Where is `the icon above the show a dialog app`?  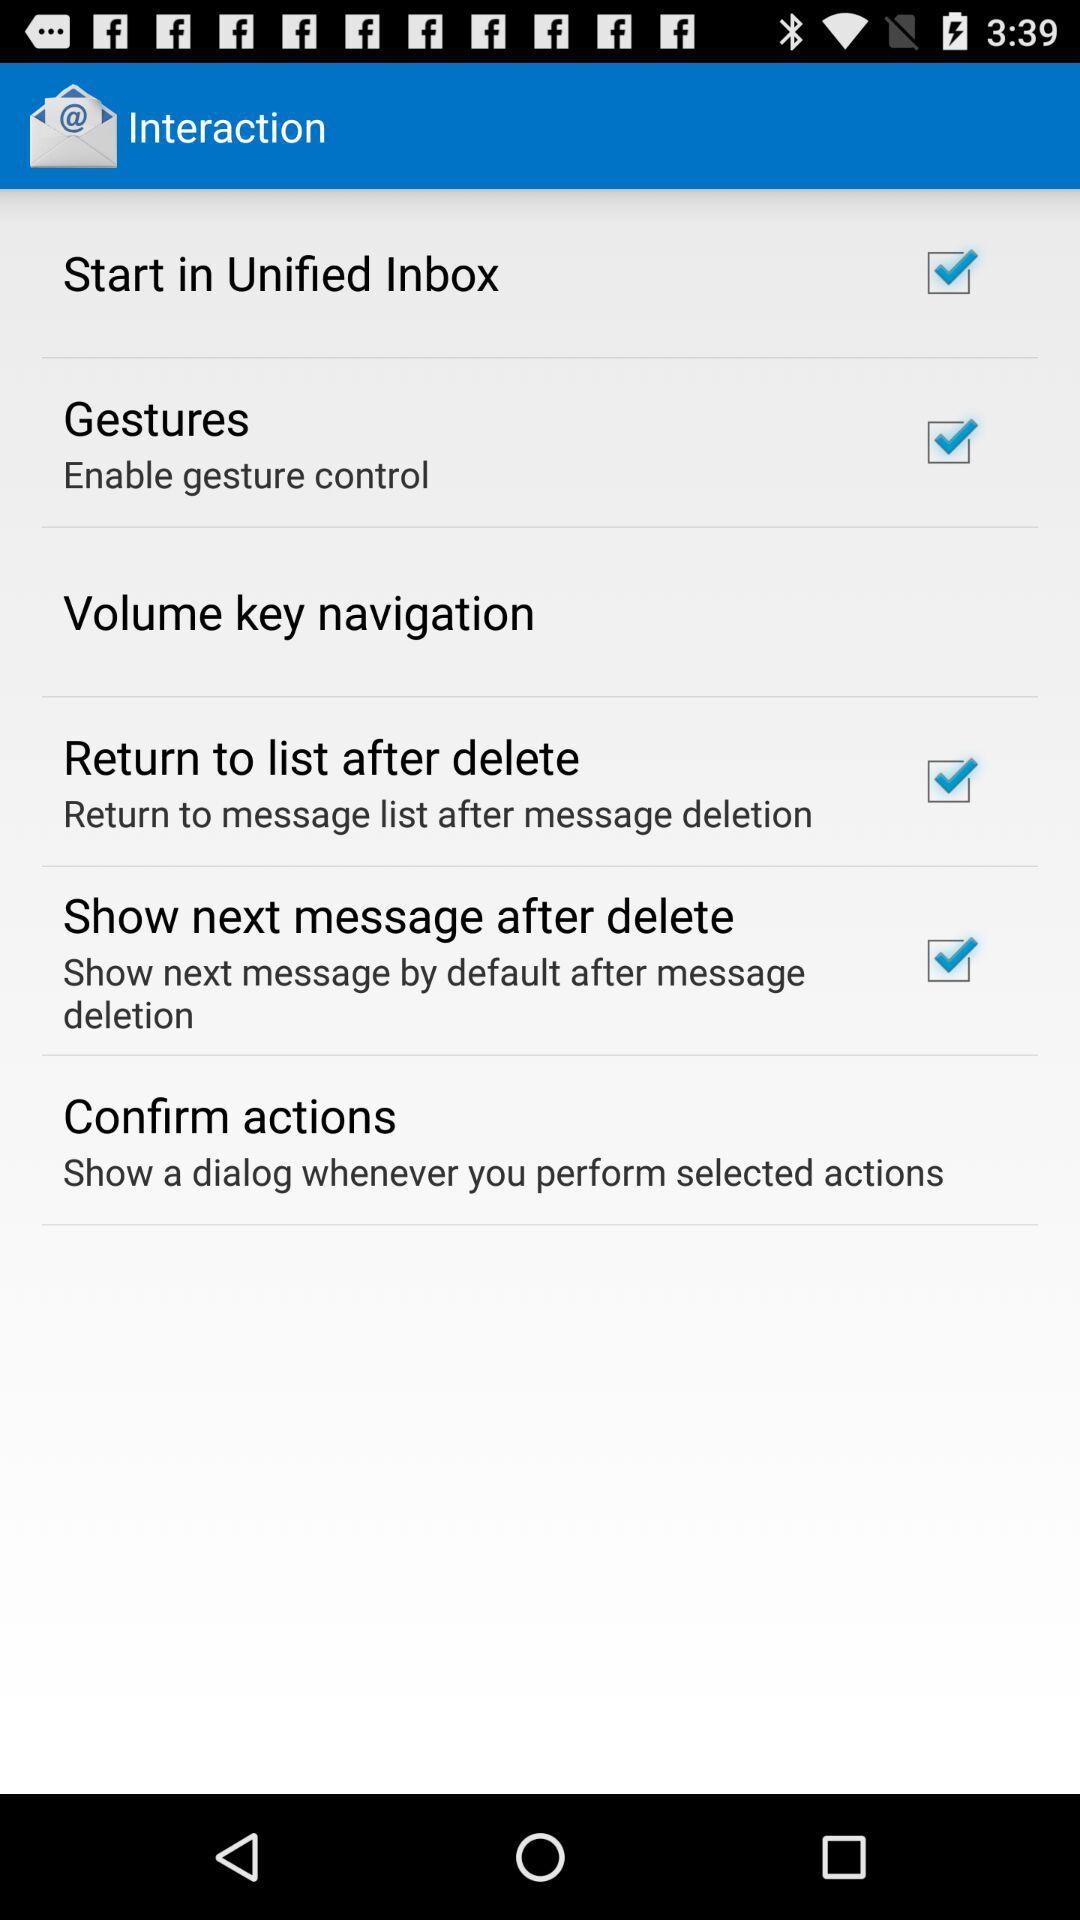 the icon above the show a dialog app is located at coordinates (228, 1113).